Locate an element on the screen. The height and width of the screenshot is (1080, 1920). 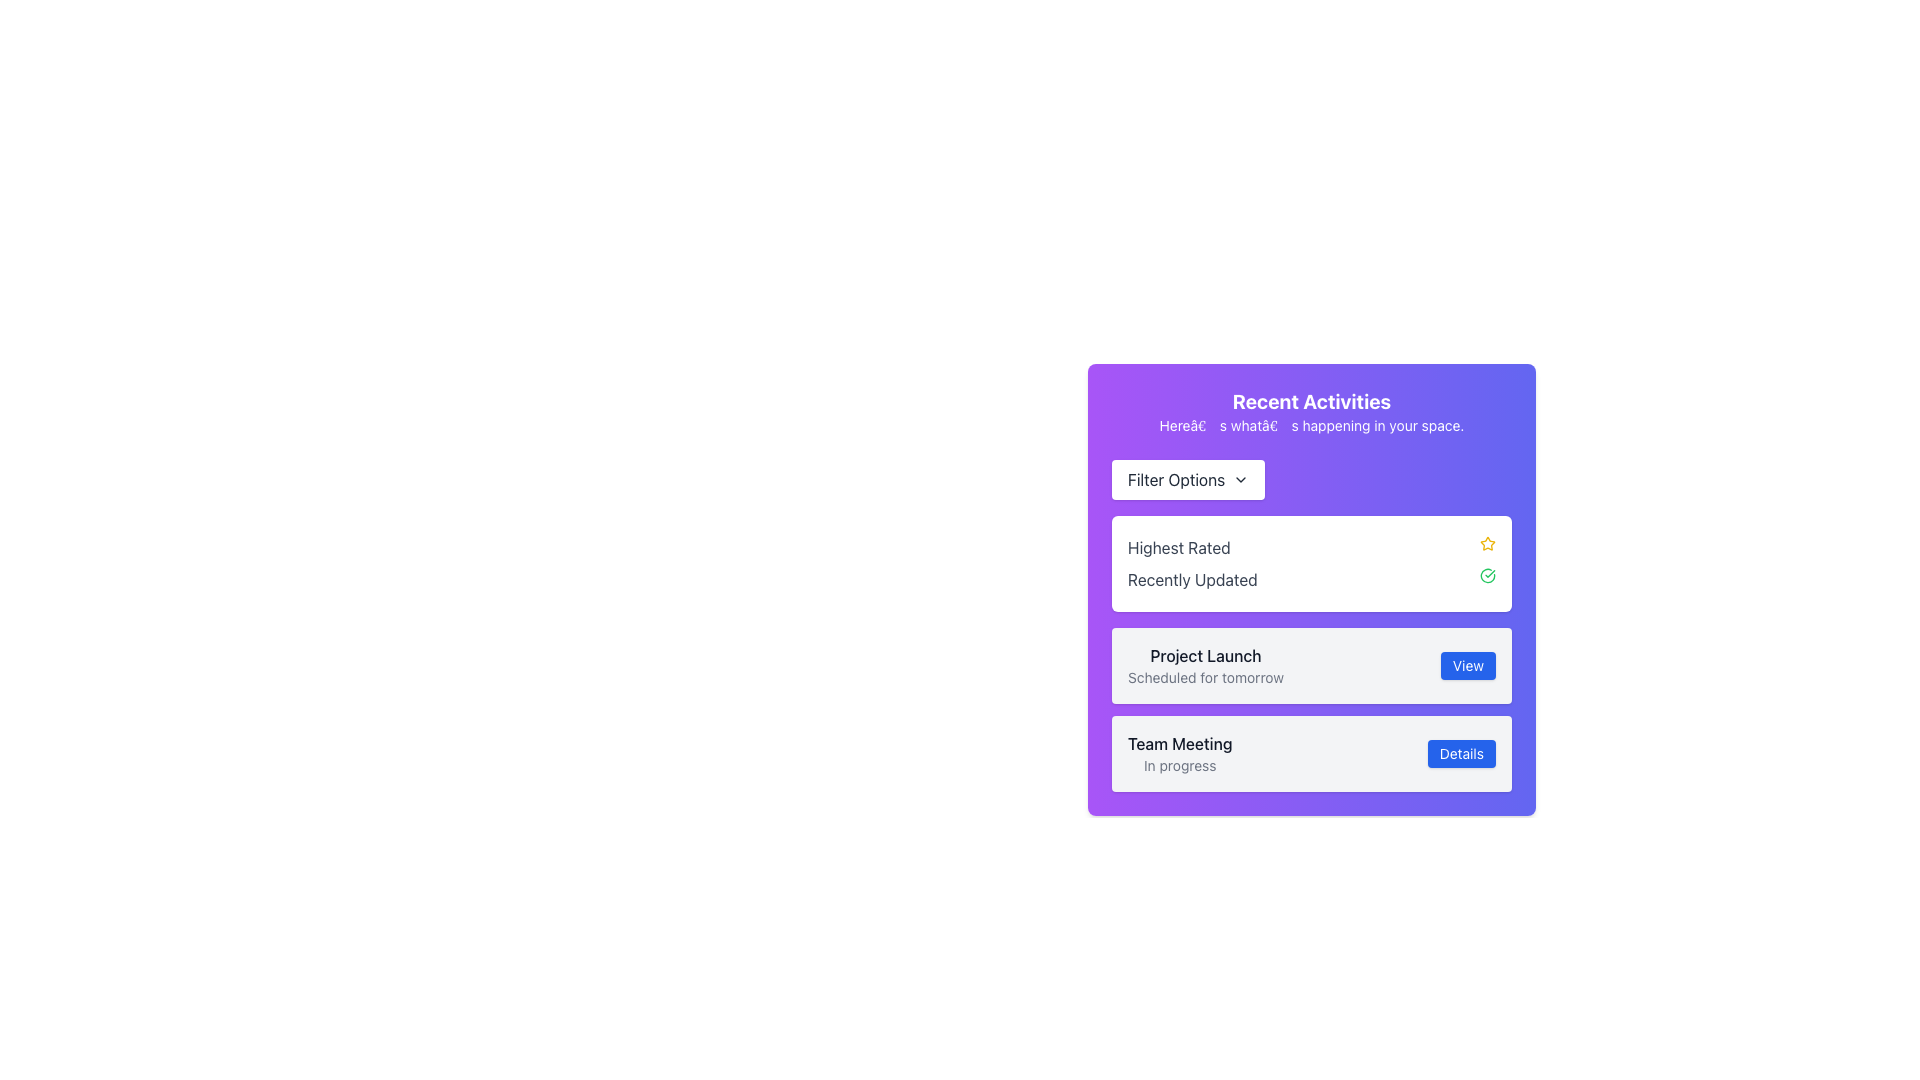
the star icon located on the far right of the 'Highest Rated' option in the 'Recent Activities' section to interact with the rating feature is located at coordinates (1488, 543).